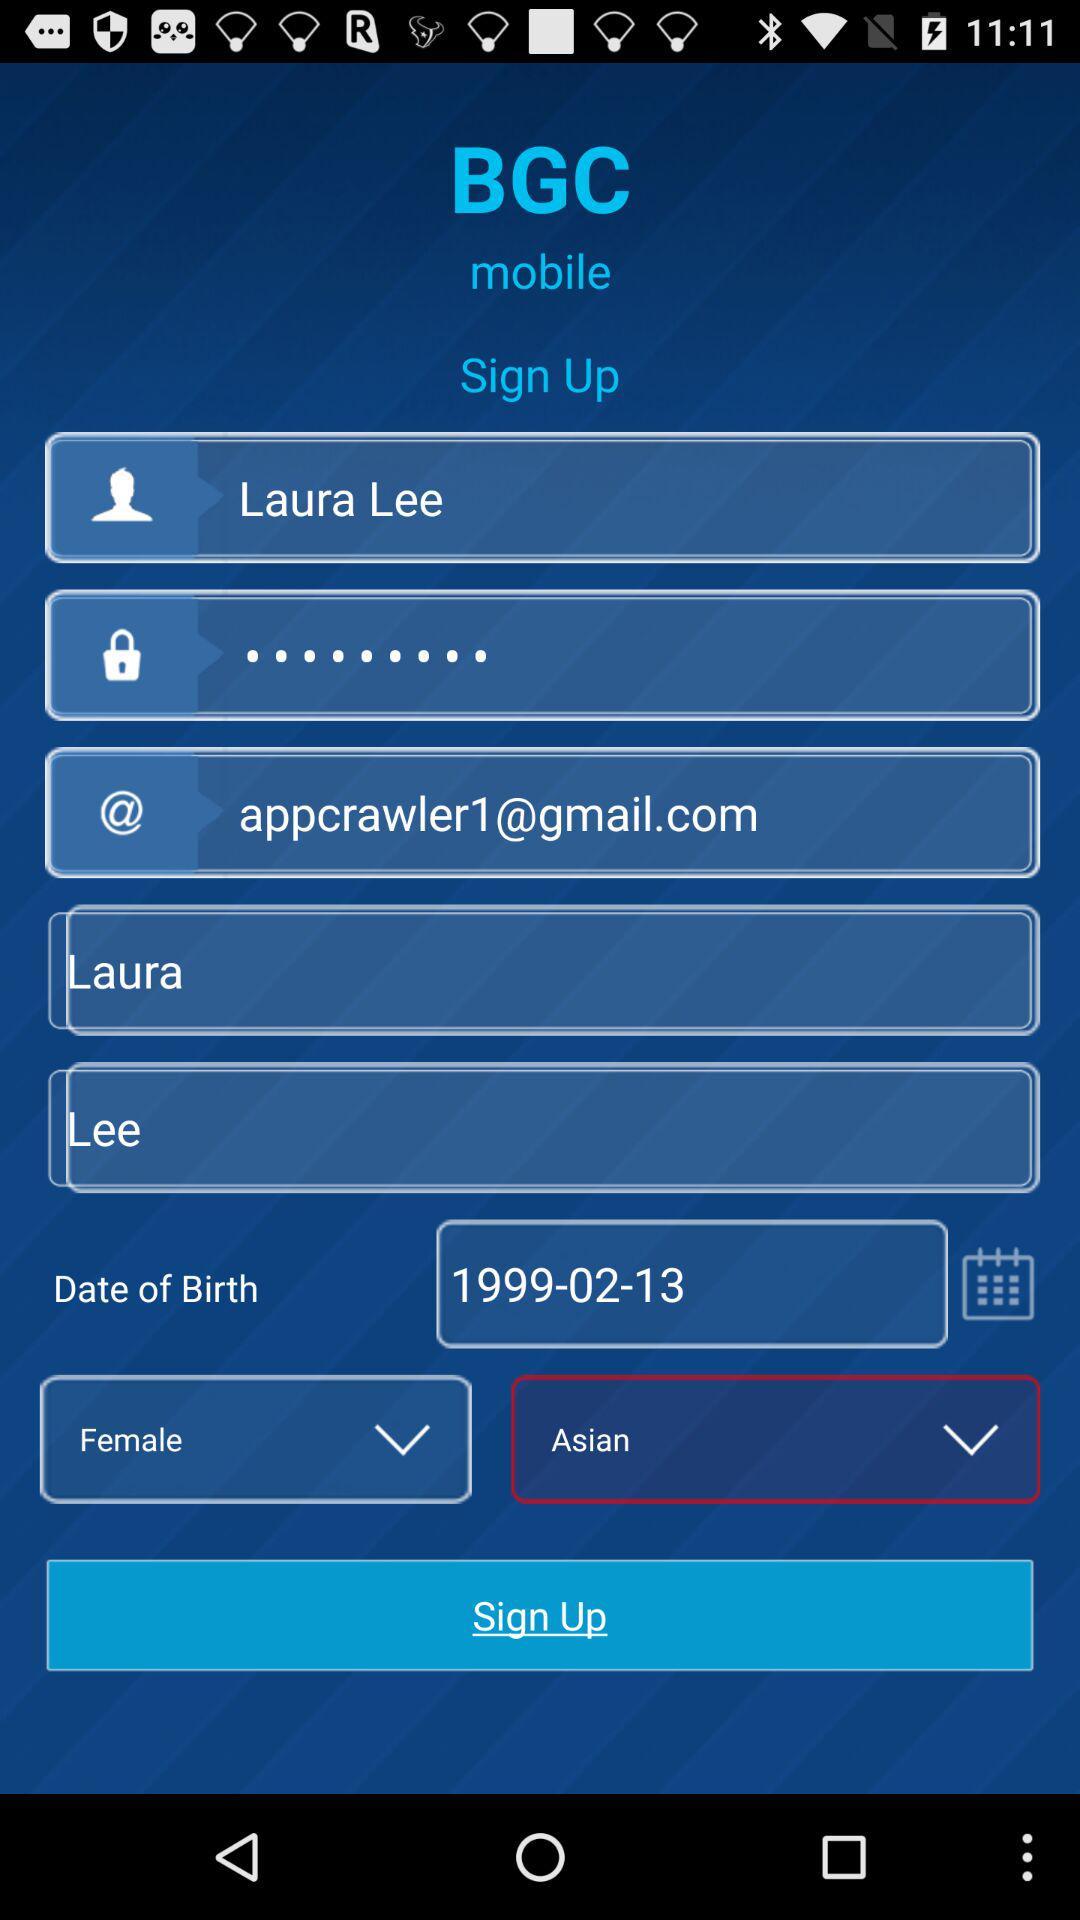 The image size is (1080, 1920). I want to click on the expand_more icon, so click(970, 1539).